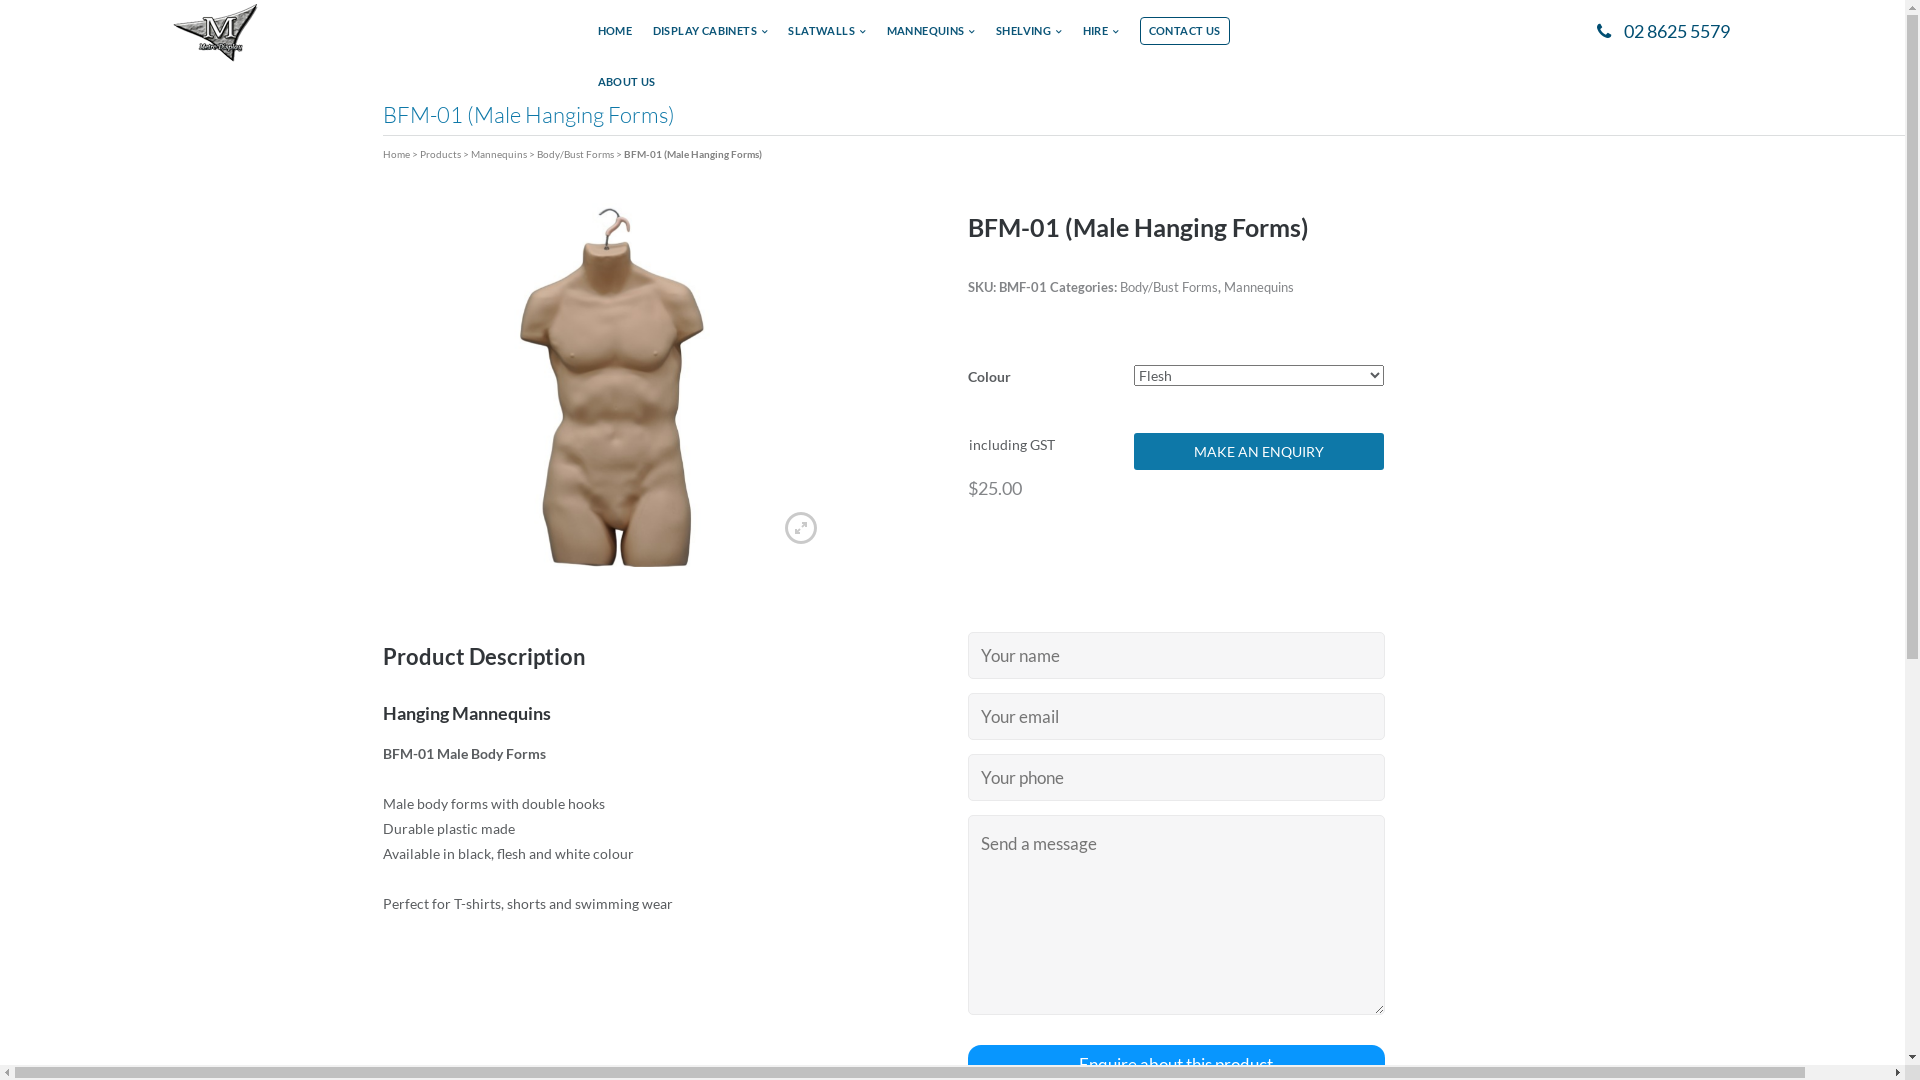  Describe the element at coordinates (1028, 37) in the screenshot. I see `'SHELVING'` at that location.